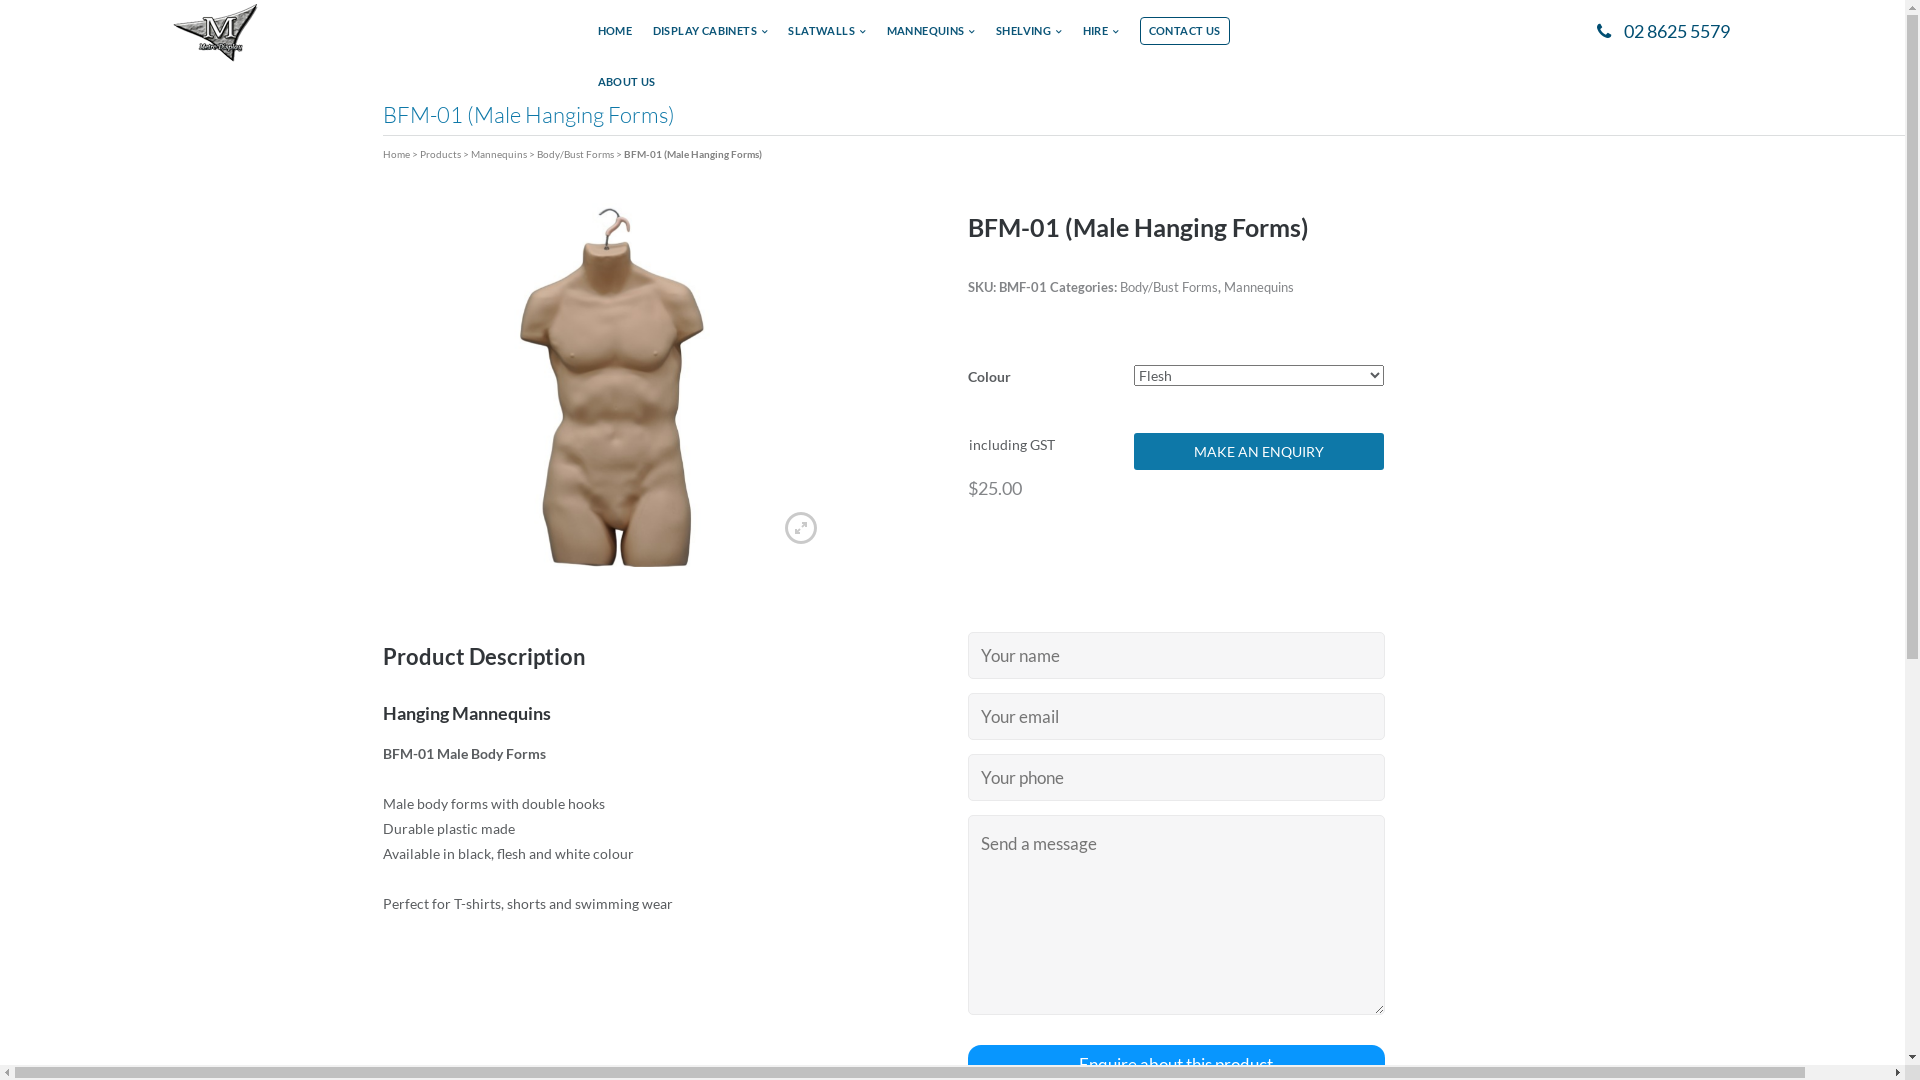  Describe the element at coordinates (1028, 37) in the screenshot. I see `'SHELVING'` at that location.